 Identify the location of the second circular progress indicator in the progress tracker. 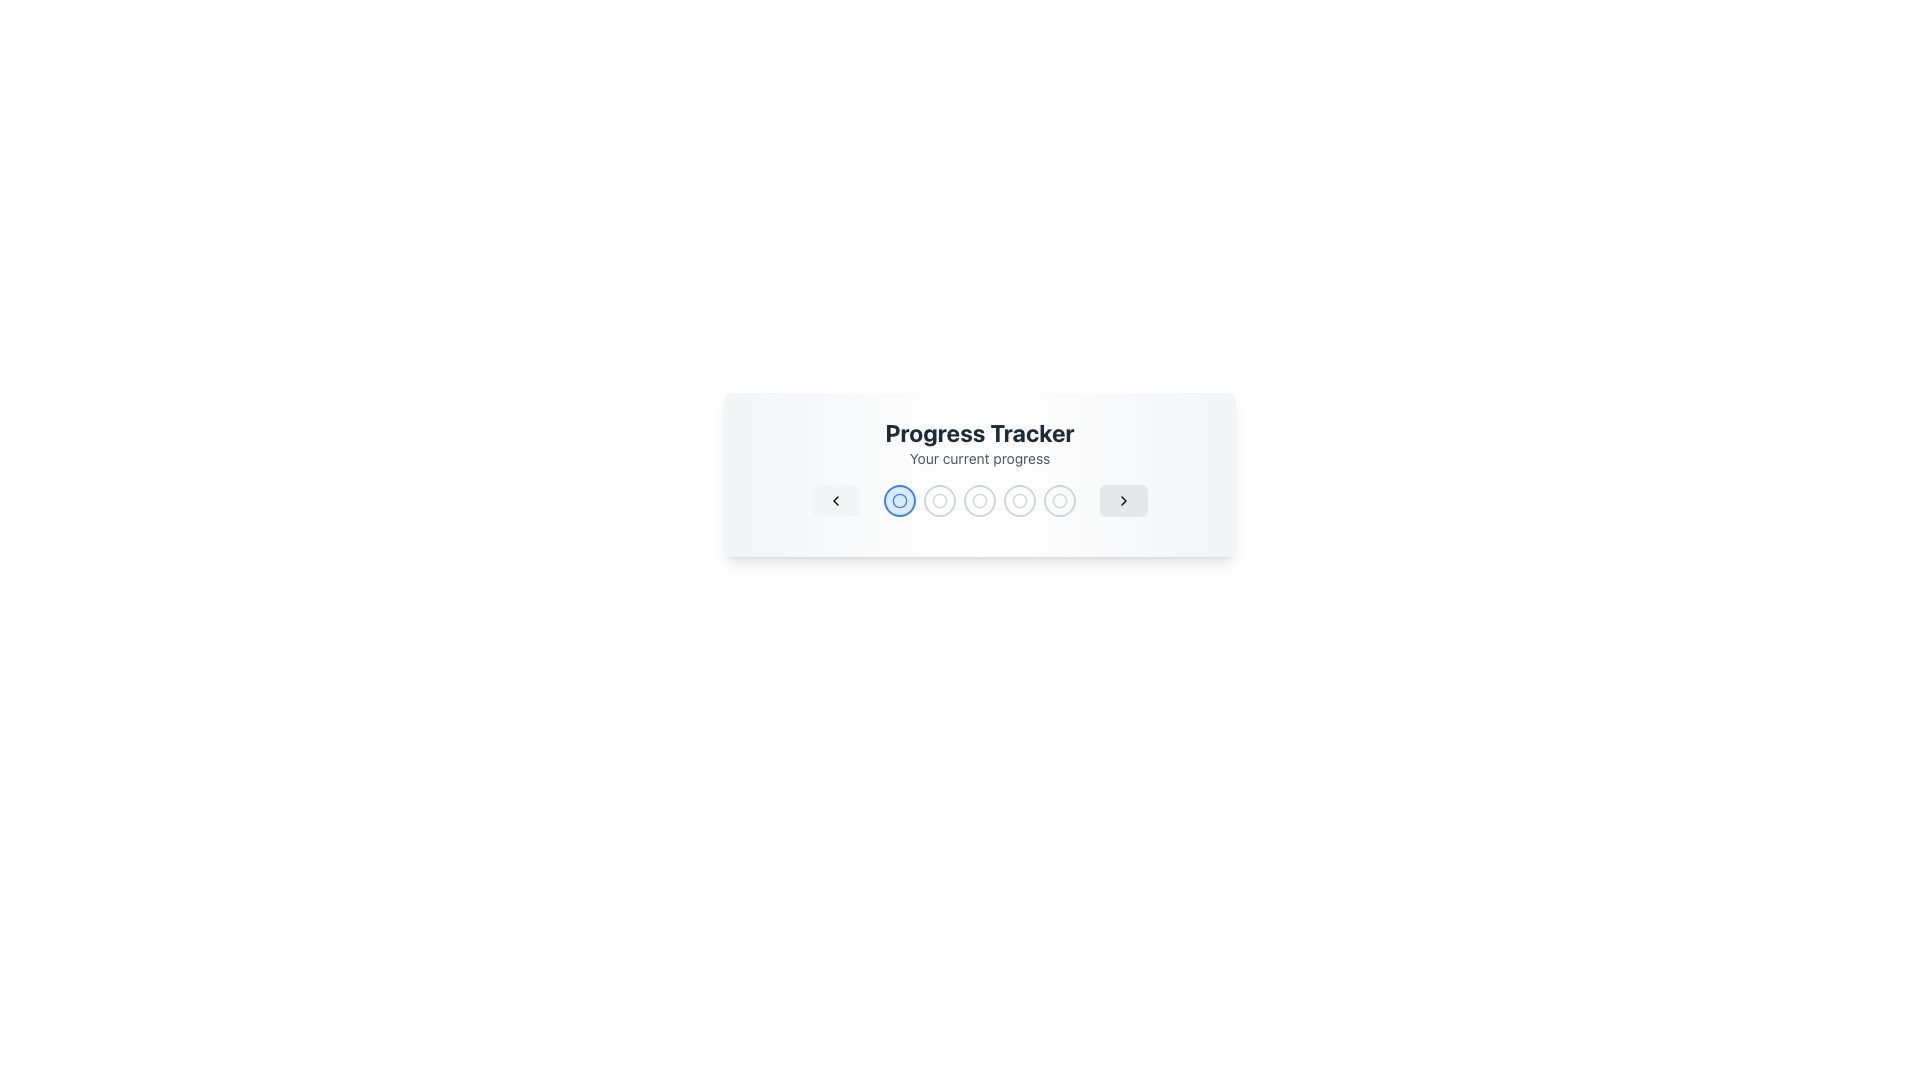
(899, 500).